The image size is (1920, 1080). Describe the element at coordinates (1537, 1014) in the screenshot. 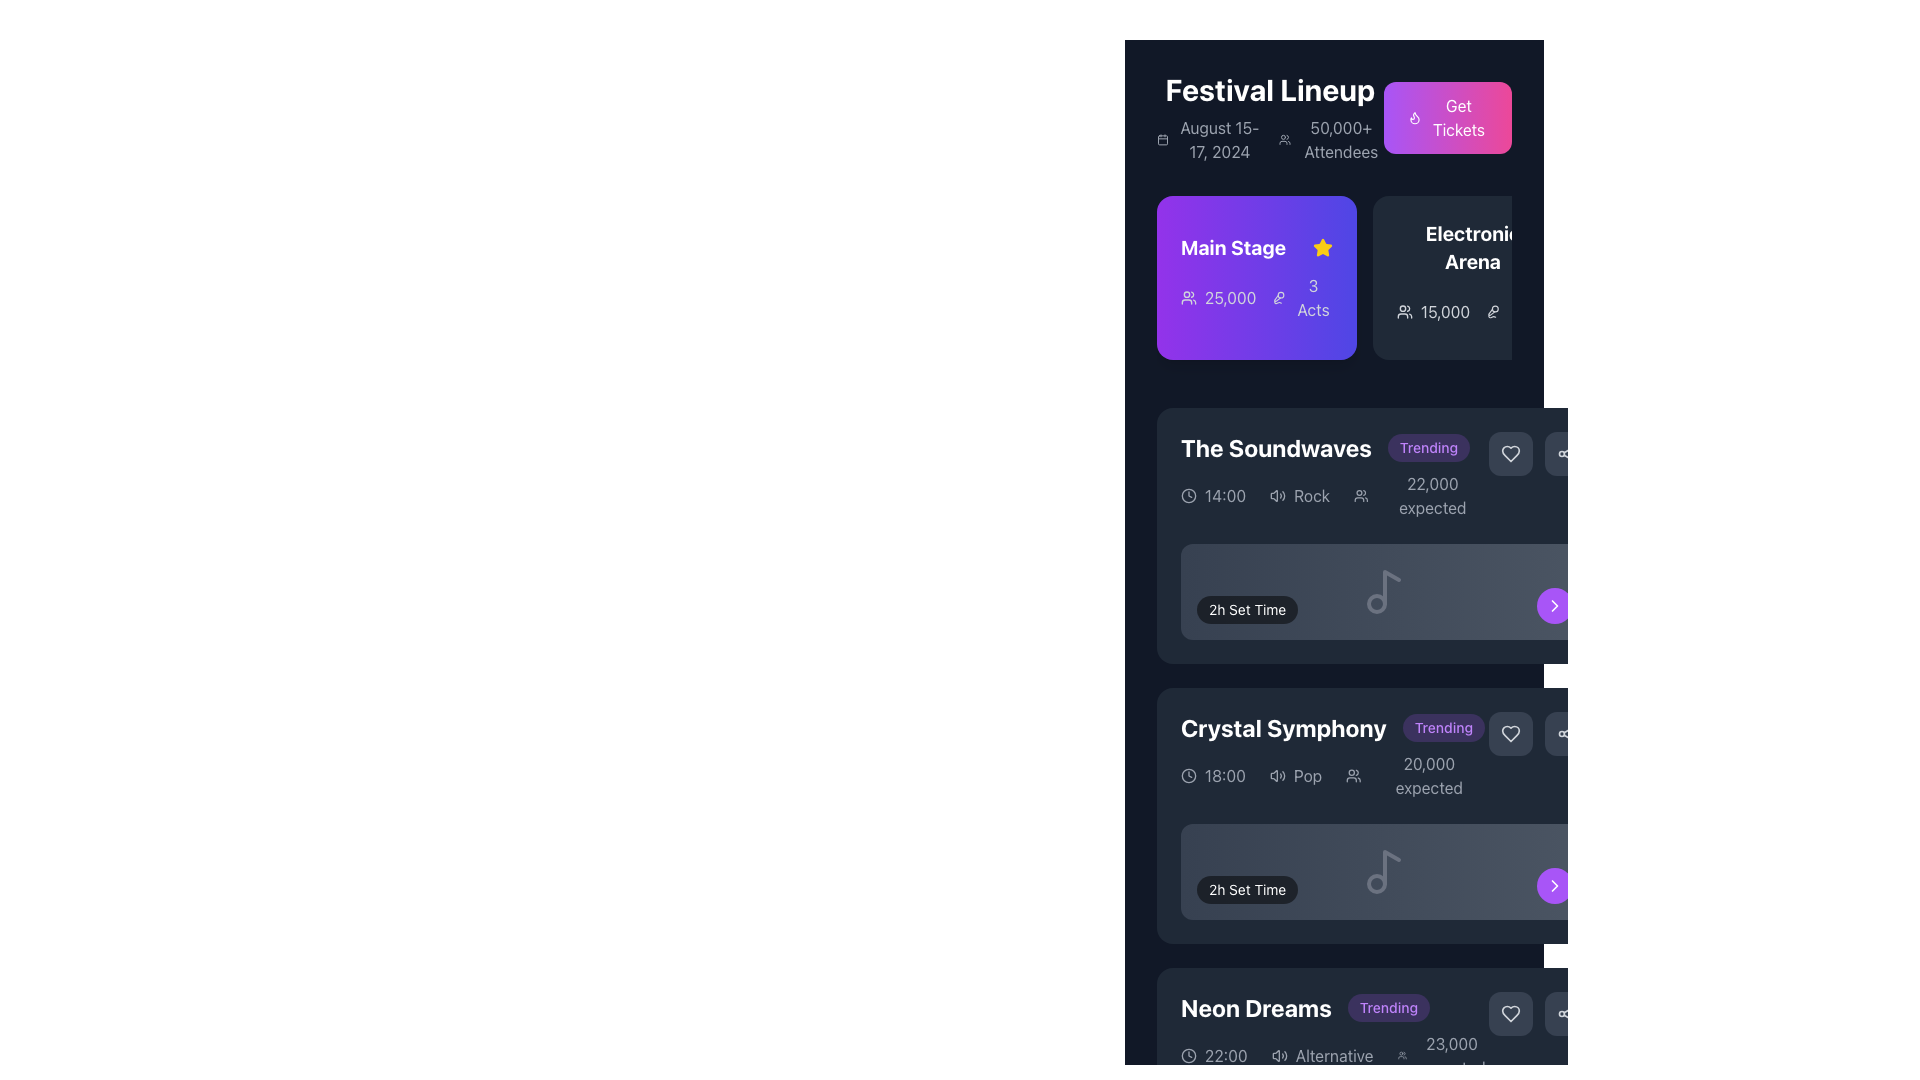

I see `the interactive icons (heart and share) located in the bottom-right corner of the 'Neon Dreams' section card` at that location.